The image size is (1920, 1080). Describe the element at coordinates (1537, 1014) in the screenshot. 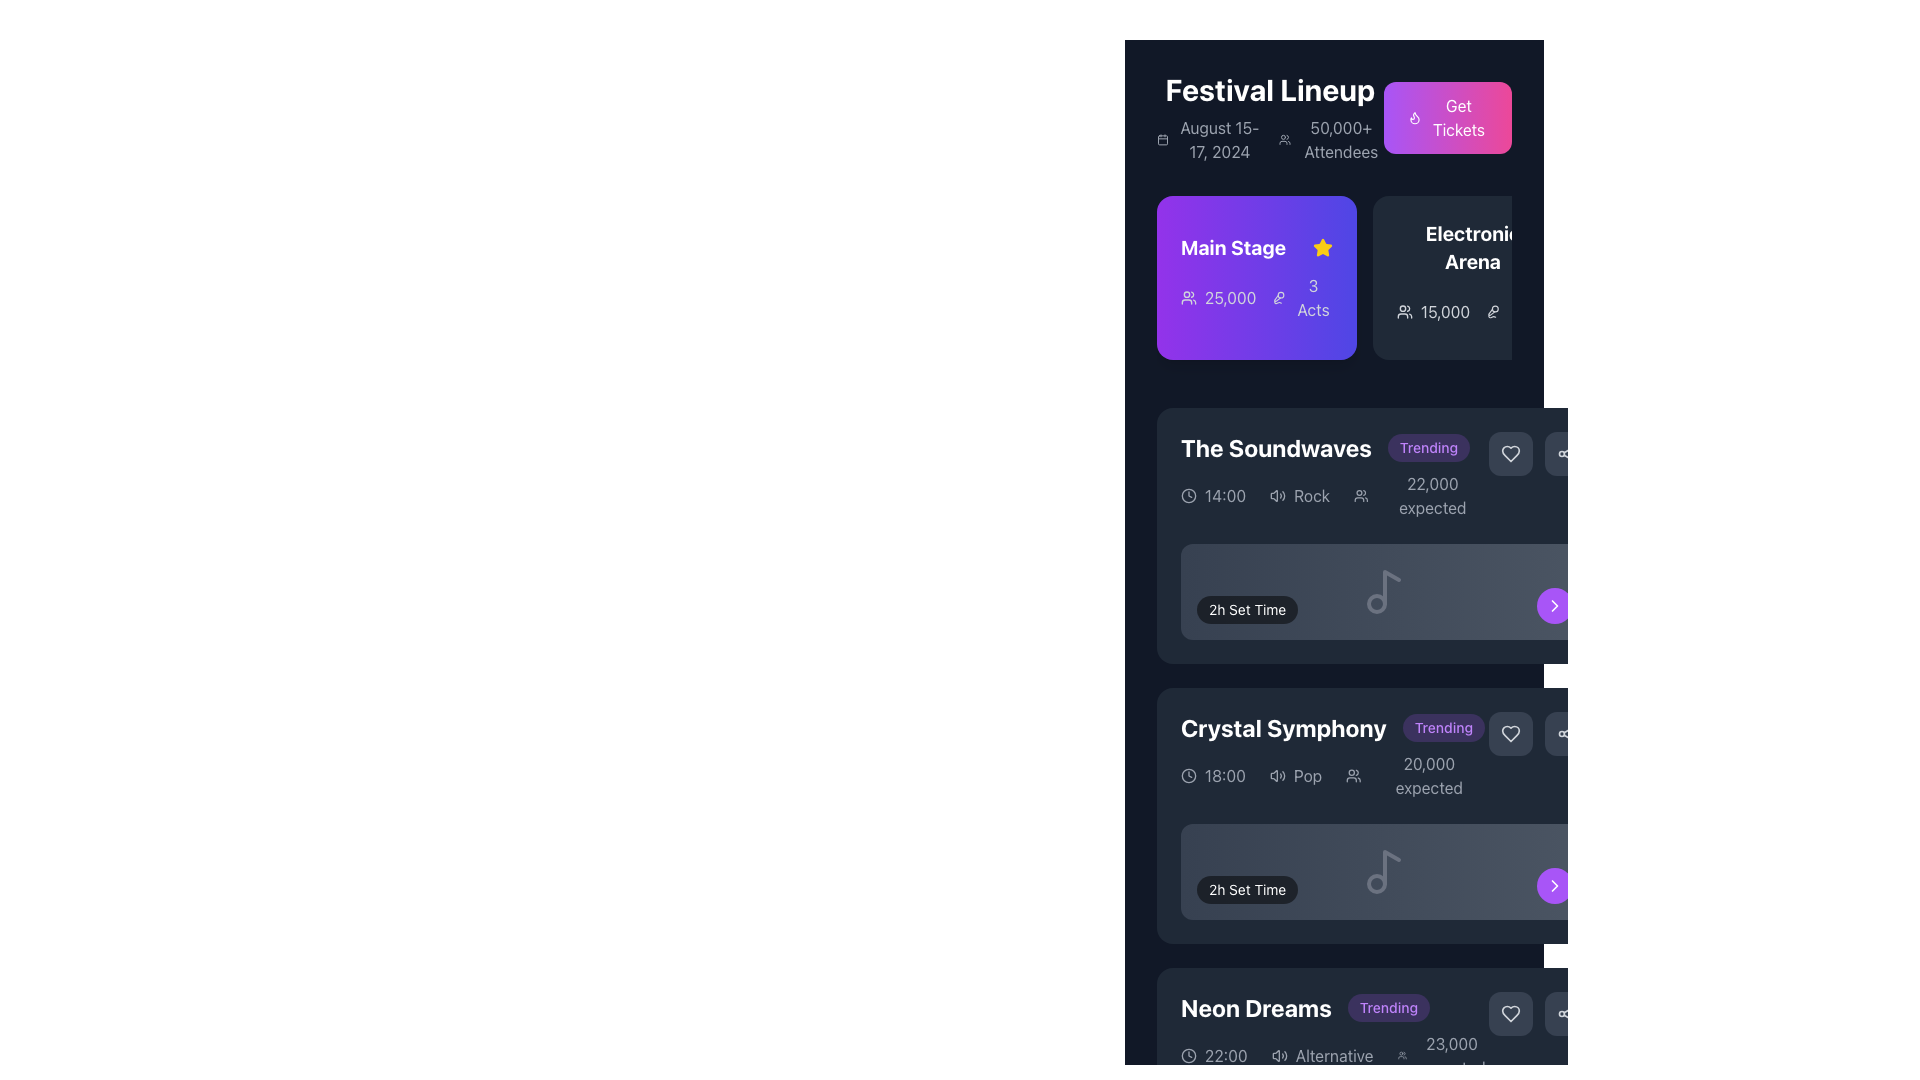

I see `the interactive icons (heart and share) located in the bottom-right corner of the 'Neon Dreams' section card` at that location.